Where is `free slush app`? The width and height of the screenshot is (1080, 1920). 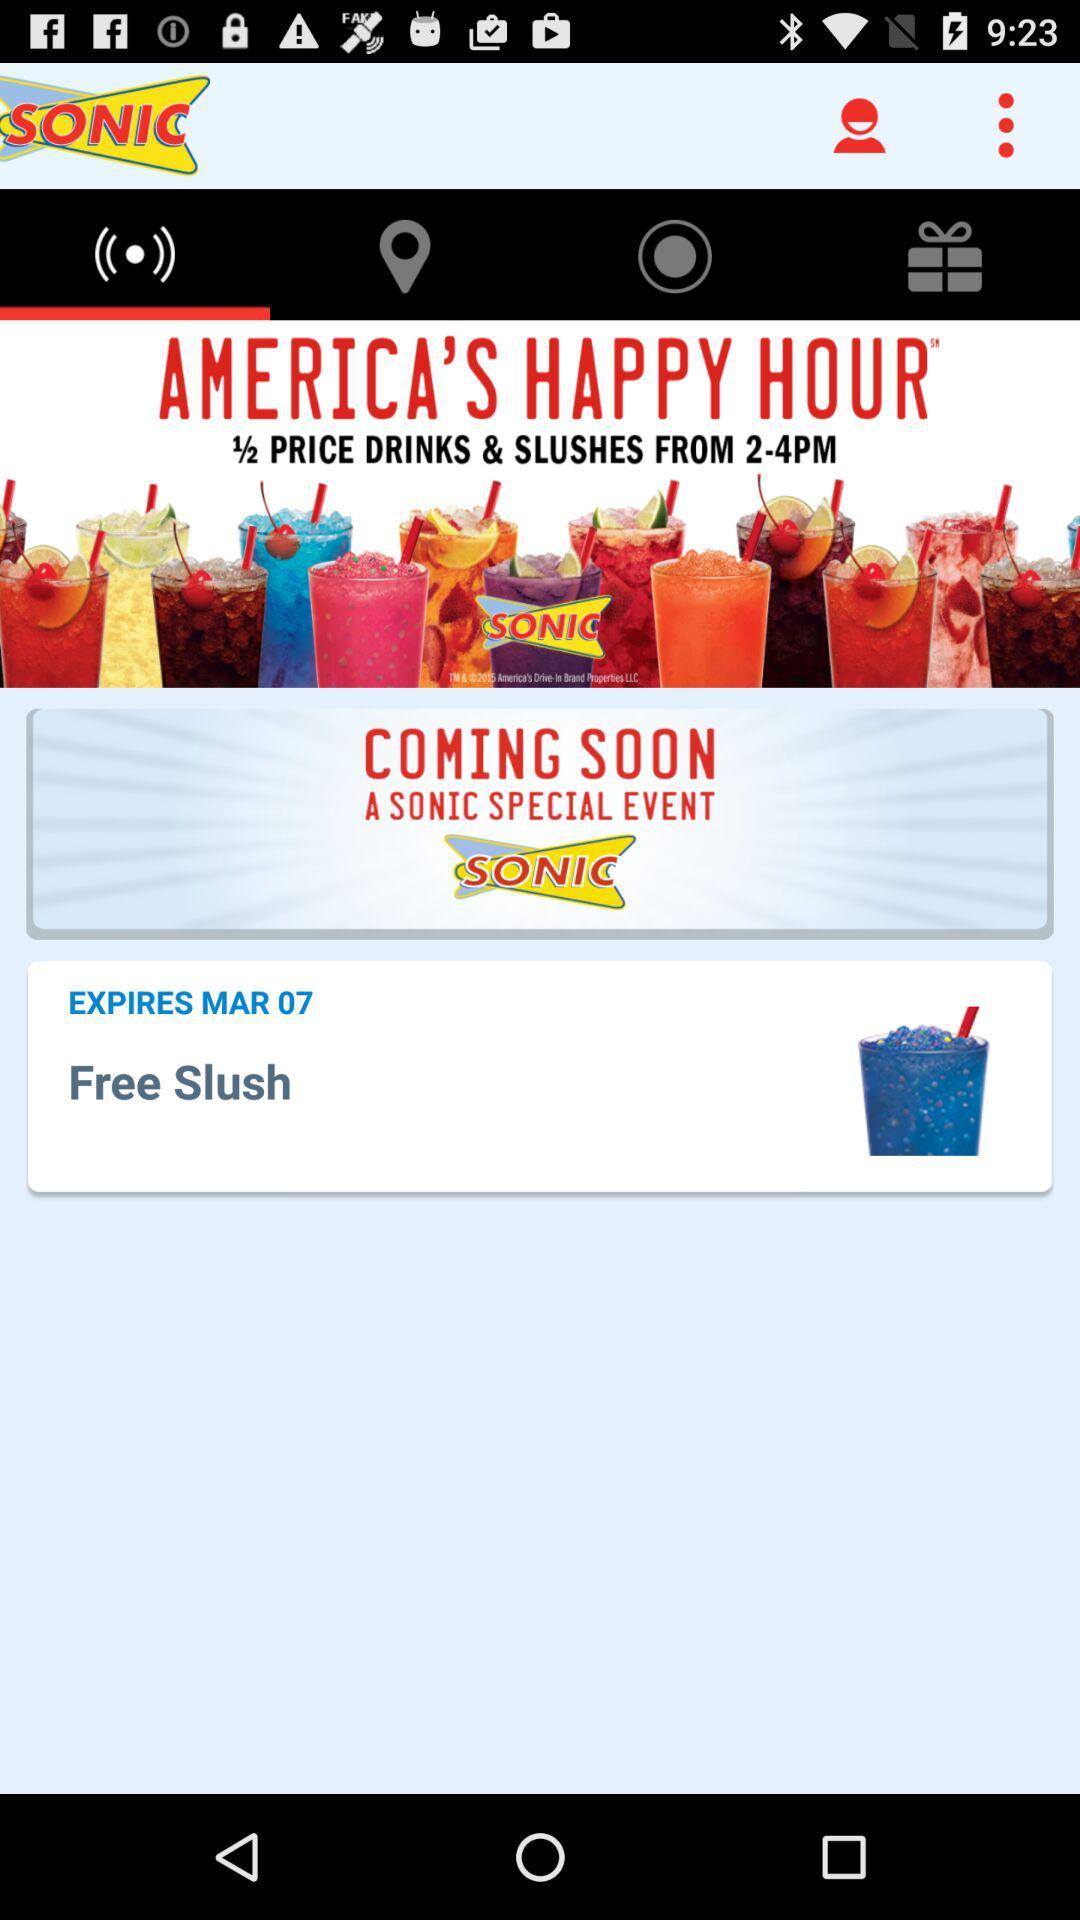
free slush app is located at coordinates (457, 1080).